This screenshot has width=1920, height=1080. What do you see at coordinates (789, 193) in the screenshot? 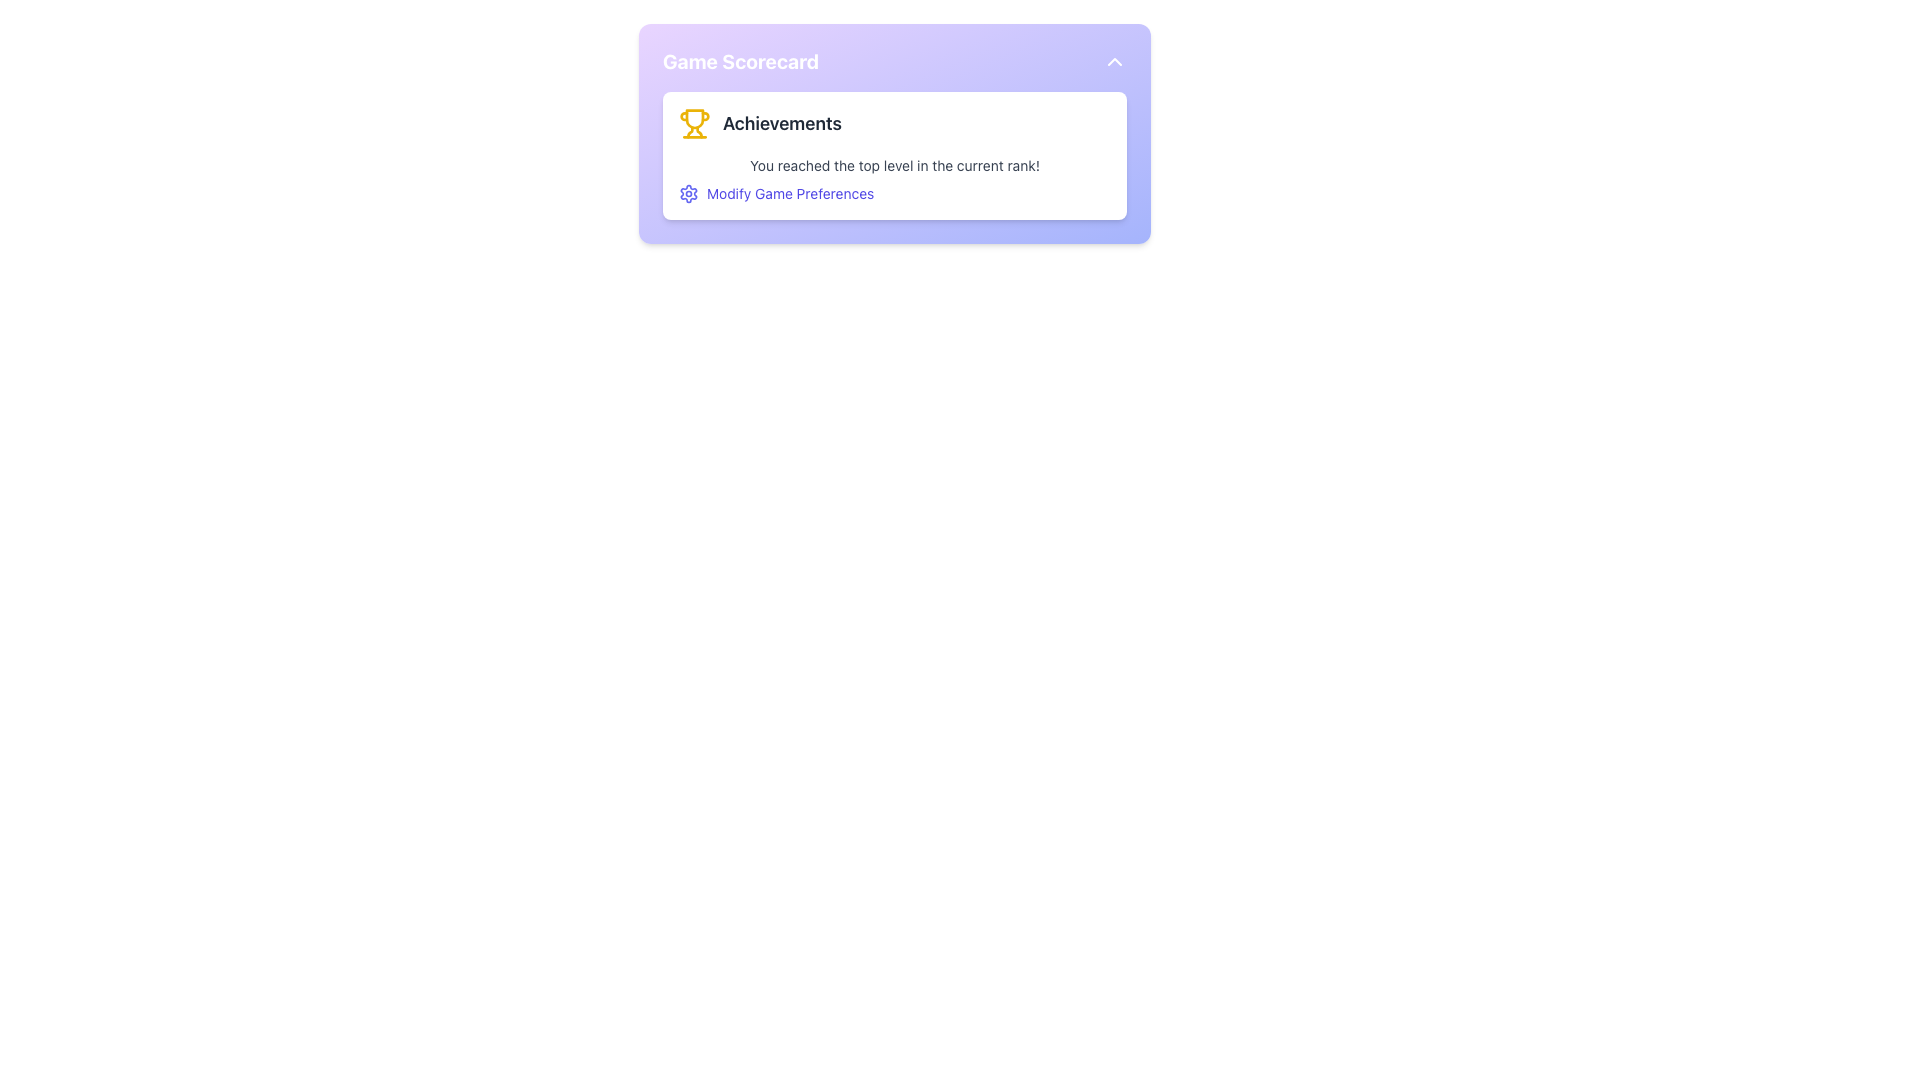
I see `the hyperlink reading 'Modify Game Preferences' which is styled in indigo and underlined, located at the bottom of the purple 'Achievements' card` at bounding box center [789, 193].